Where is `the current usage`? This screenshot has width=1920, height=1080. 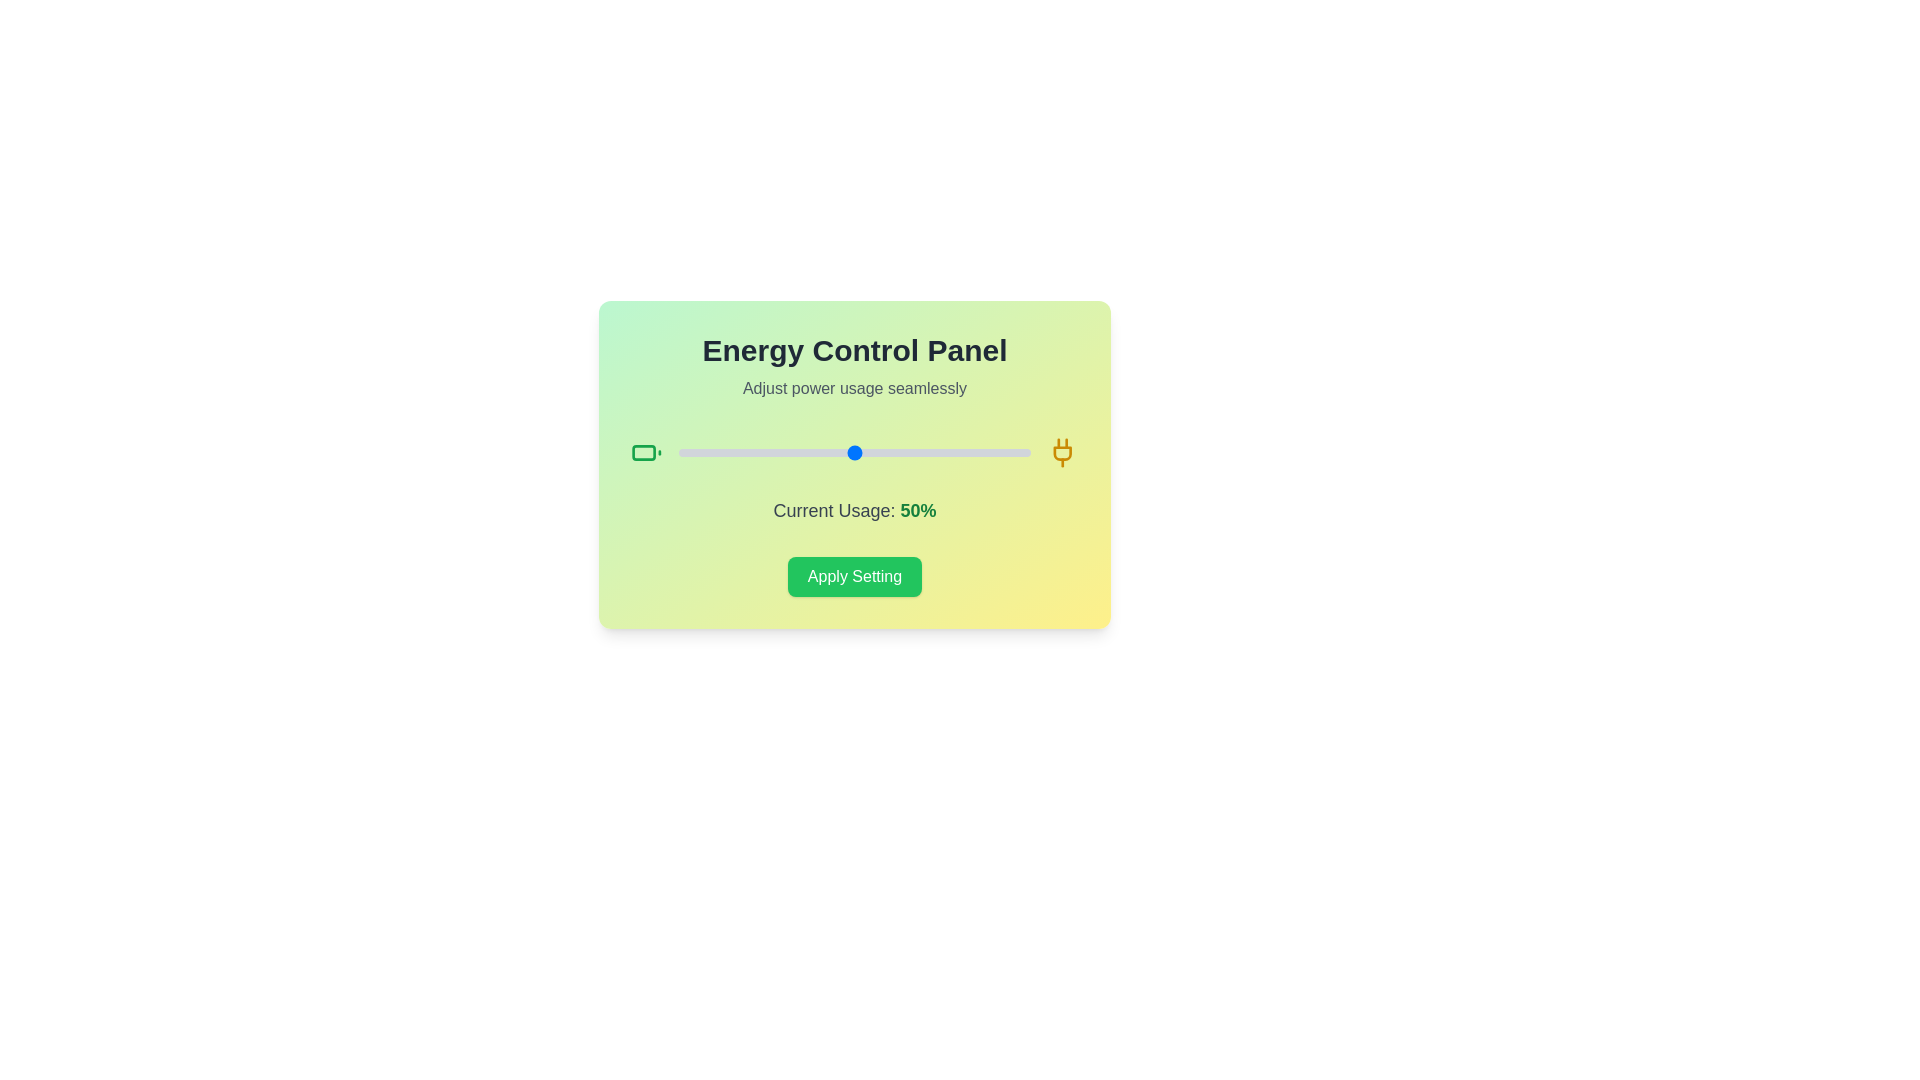
the current usage is located at coordinates (748, 452).